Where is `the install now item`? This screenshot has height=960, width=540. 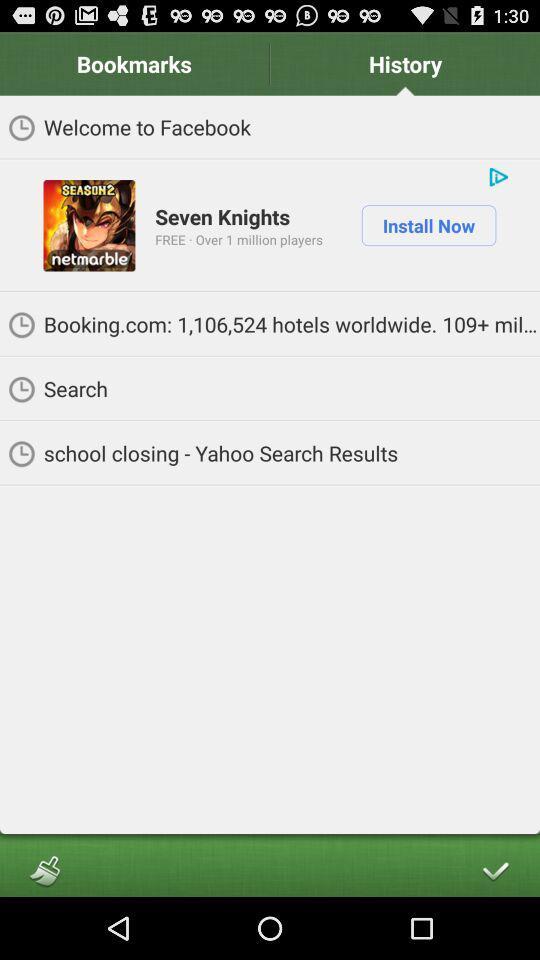 the install now item is located at coordinates (427, 225).